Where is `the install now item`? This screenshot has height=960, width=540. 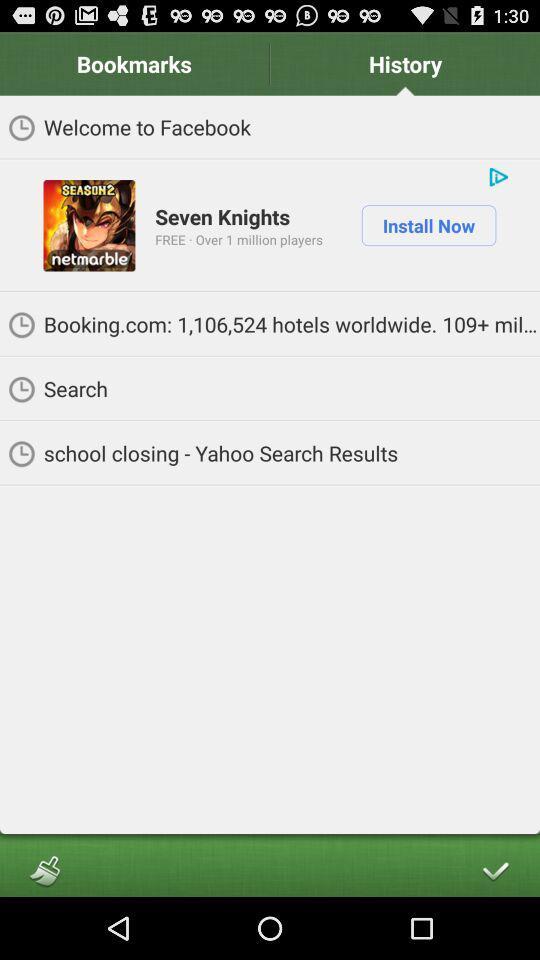 the install now item is located at coordinates (427, 225).